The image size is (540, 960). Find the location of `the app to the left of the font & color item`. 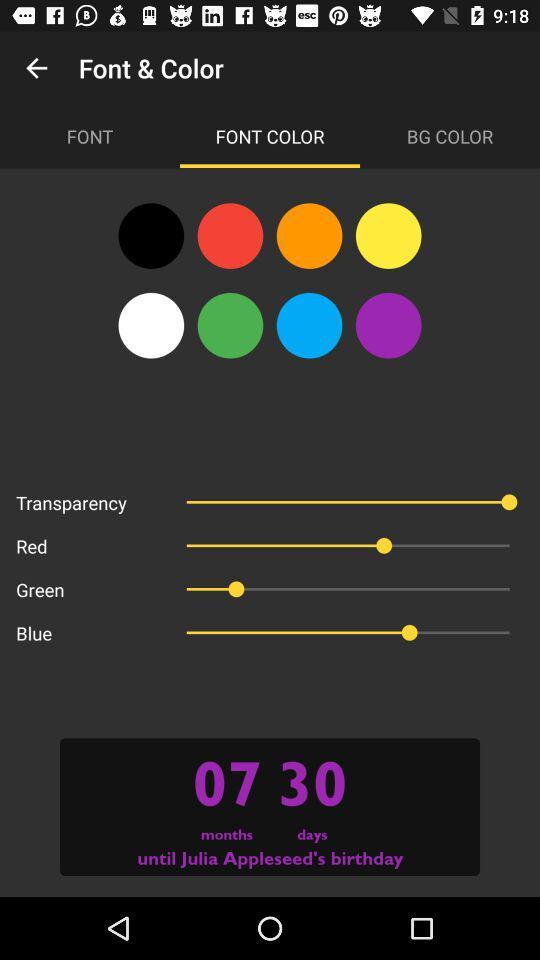

the app to the left of the font & color item is located at coordinates (36, 68).